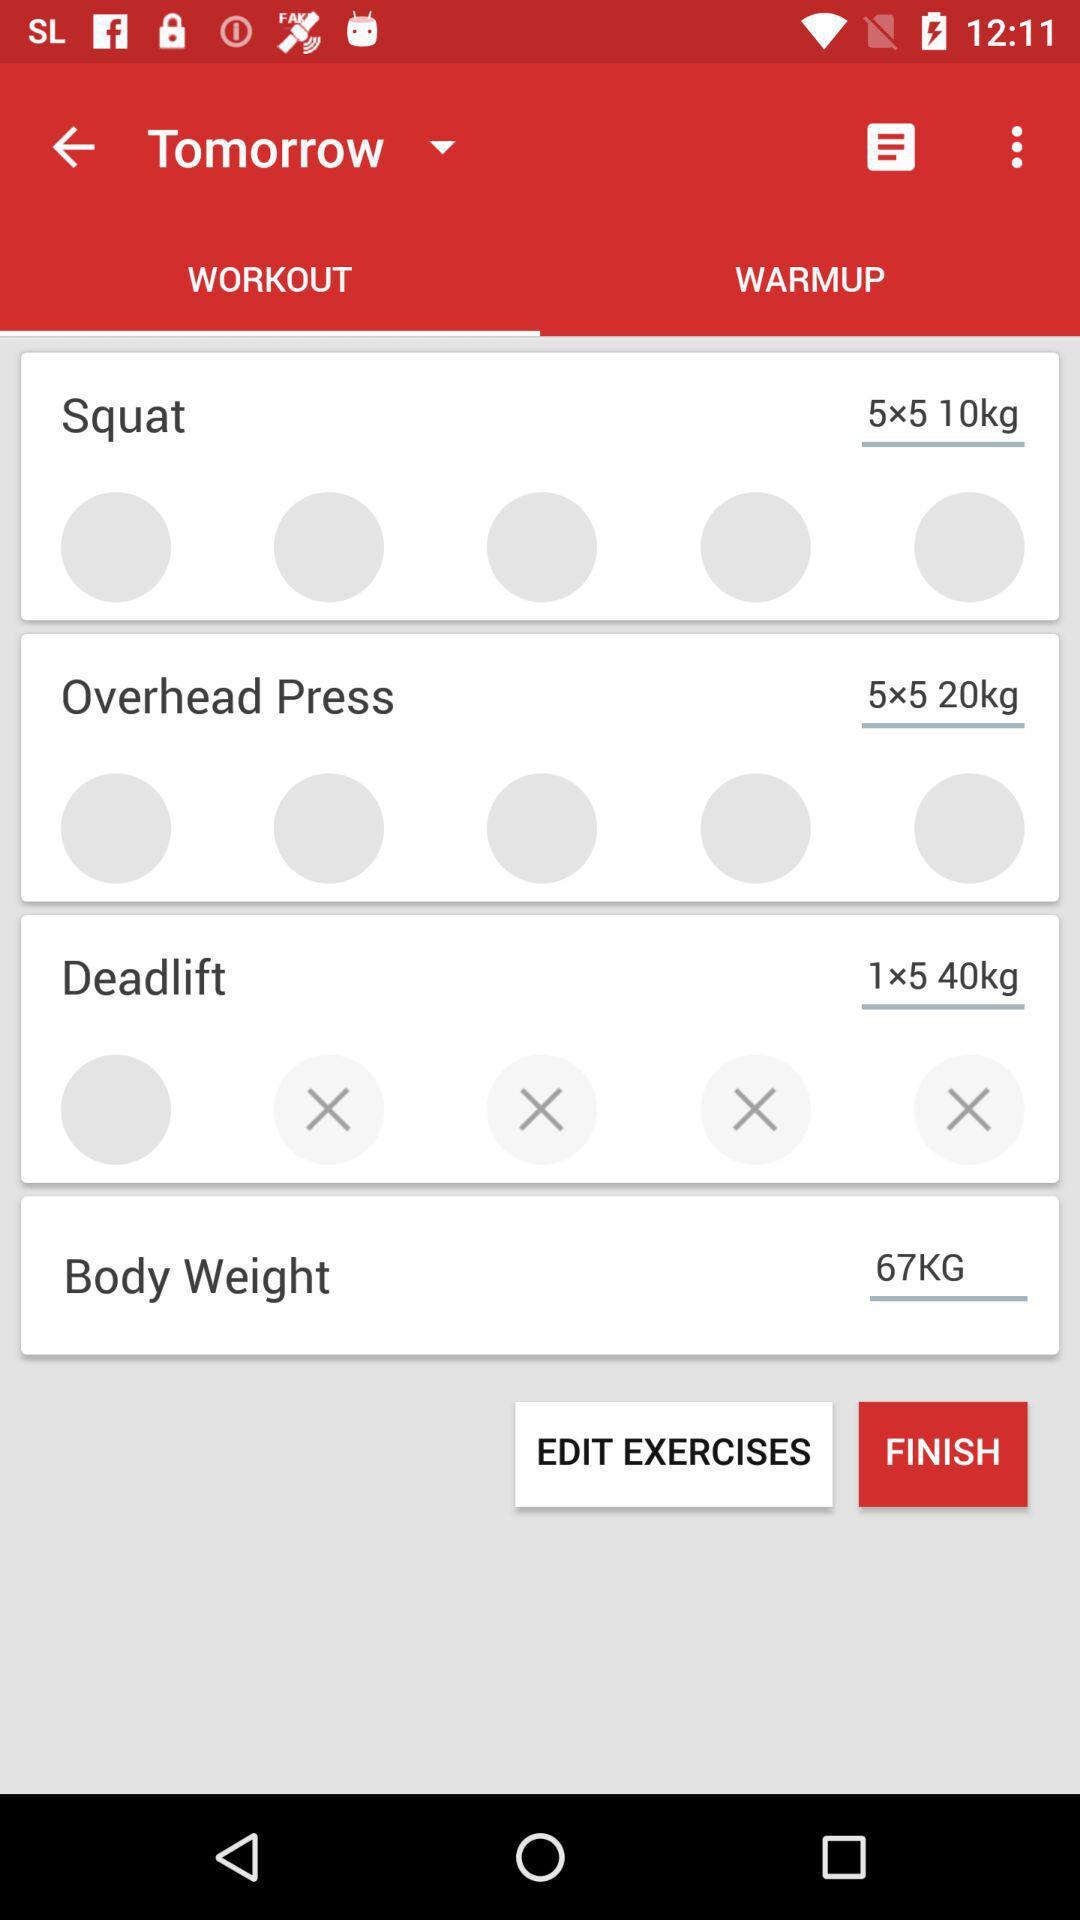  Describe the element at coordinates (310, 145) in the screenshot. I see `icon above the workout icon` at that location.